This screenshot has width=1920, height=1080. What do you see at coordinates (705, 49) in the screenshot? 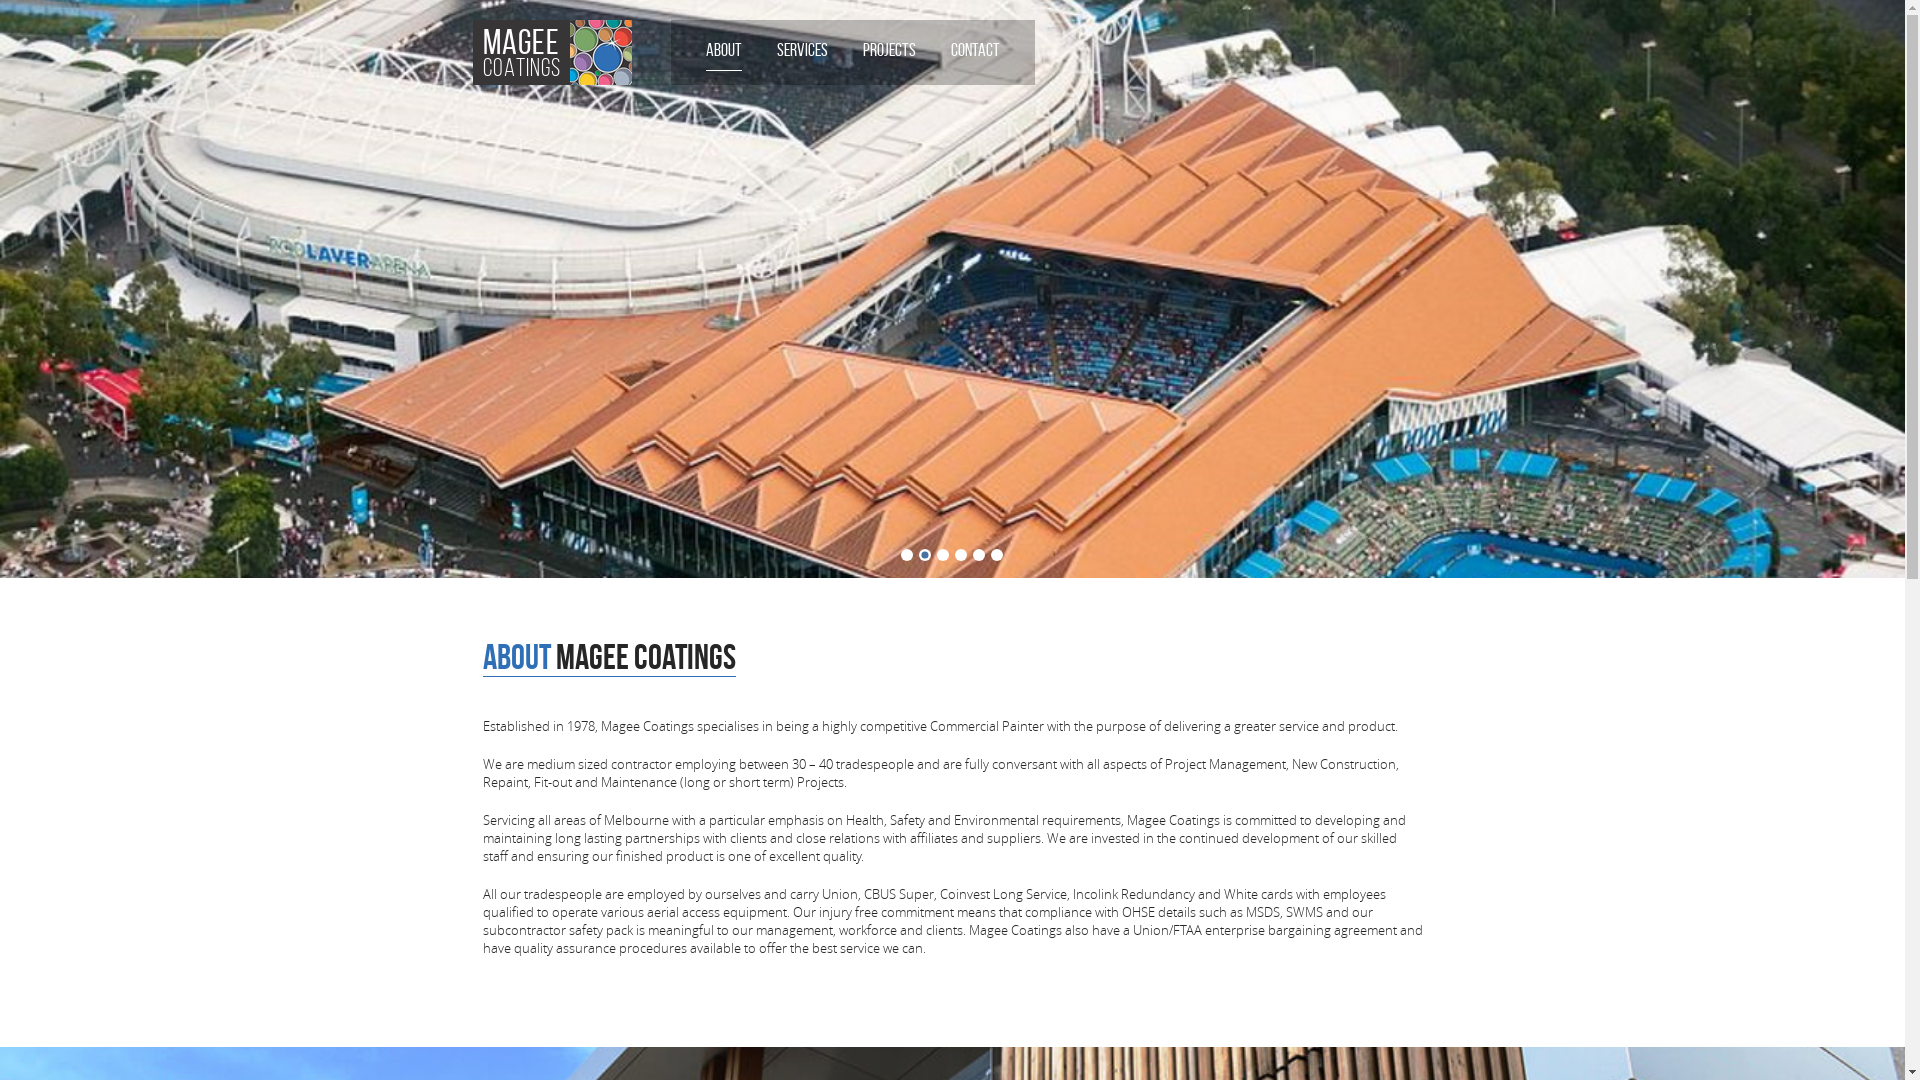
I see `'ABOUT'` at bounding box center [705, 49].